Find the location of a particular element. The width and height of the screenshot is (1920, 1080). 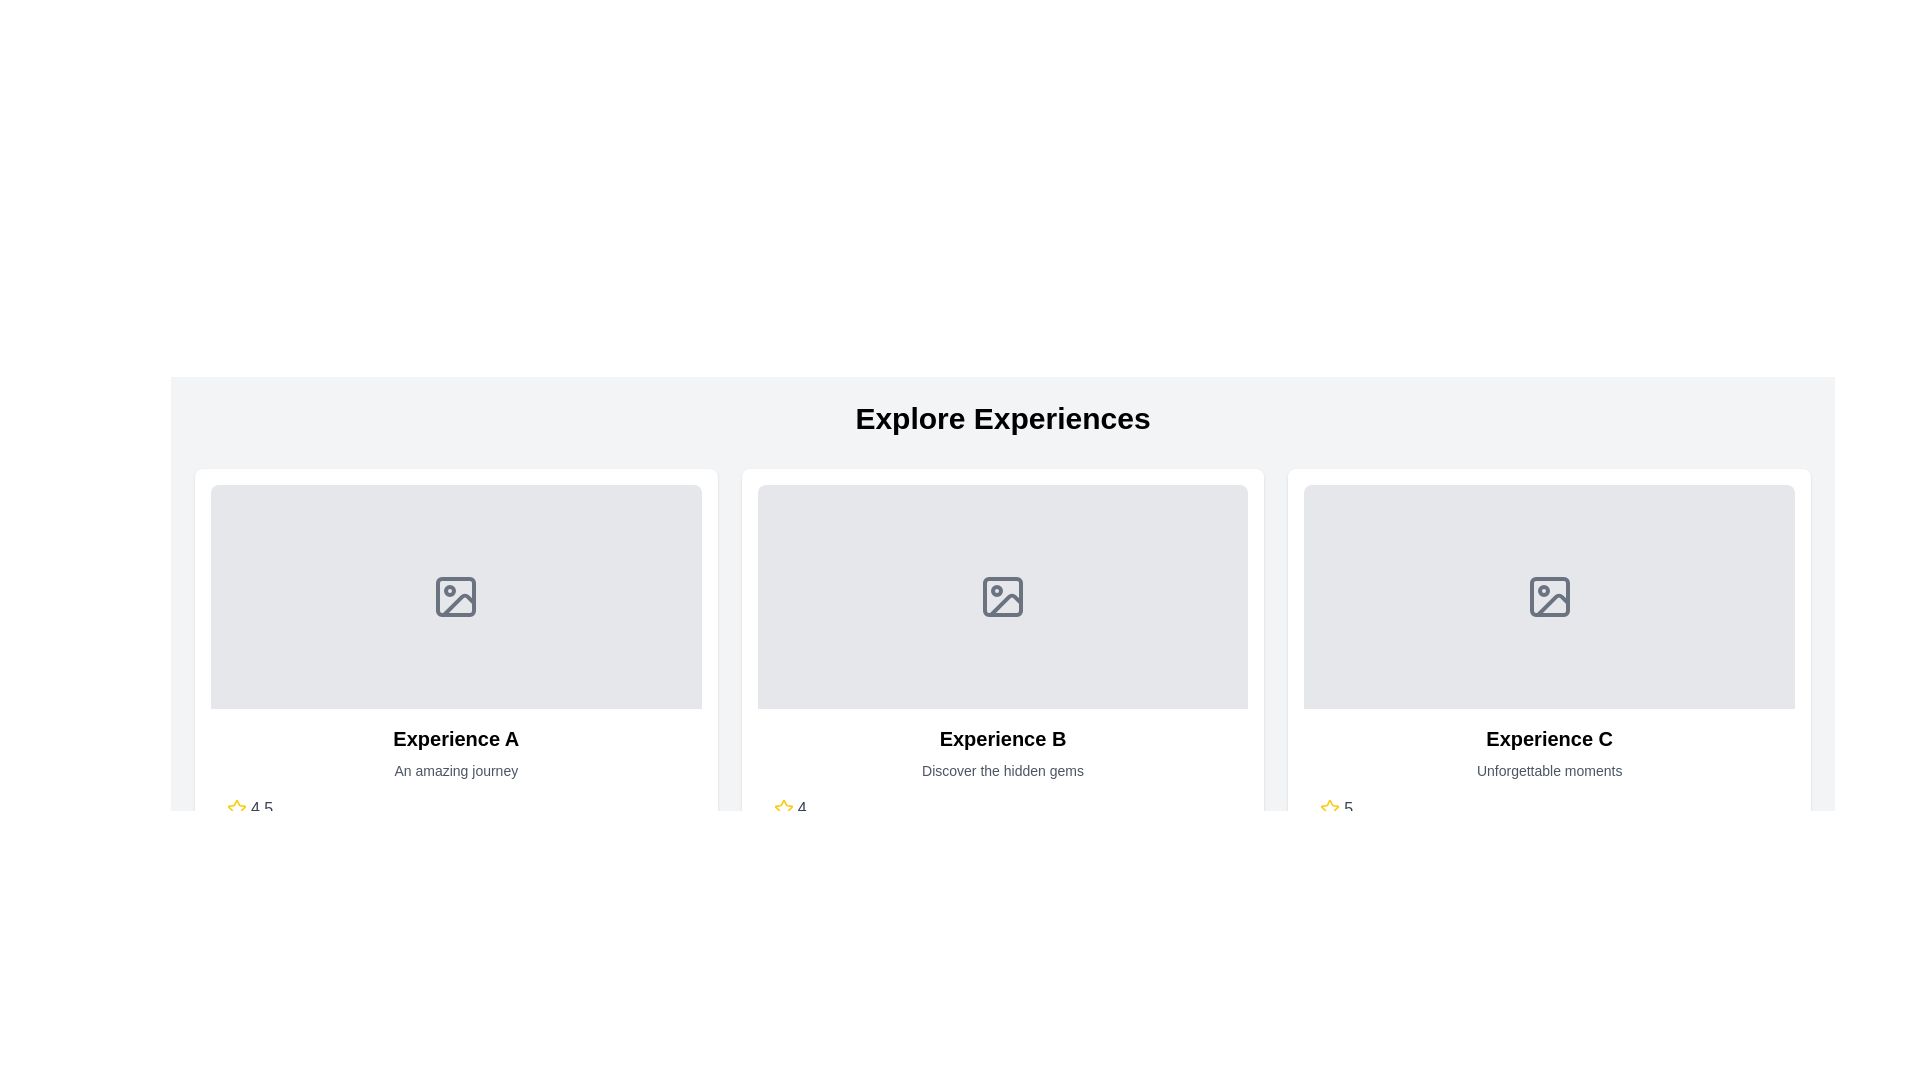

small rectangular decorative element within the image icon located at the top-middle of the 'Experience A' card in the first column of the layout by opening the developer tools is located at coordinates (455, 596).